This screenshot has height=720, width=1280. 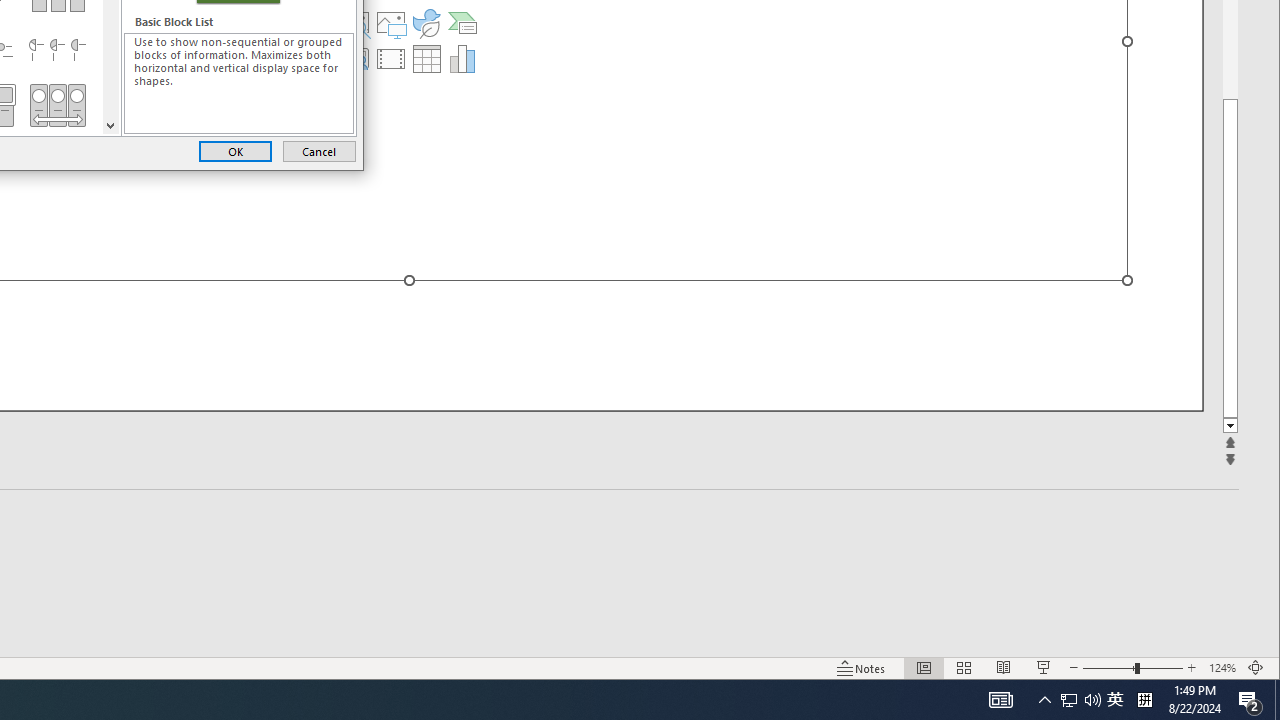 I want to click on 'Class: NetUITextbox', so click(x=239, y=82).